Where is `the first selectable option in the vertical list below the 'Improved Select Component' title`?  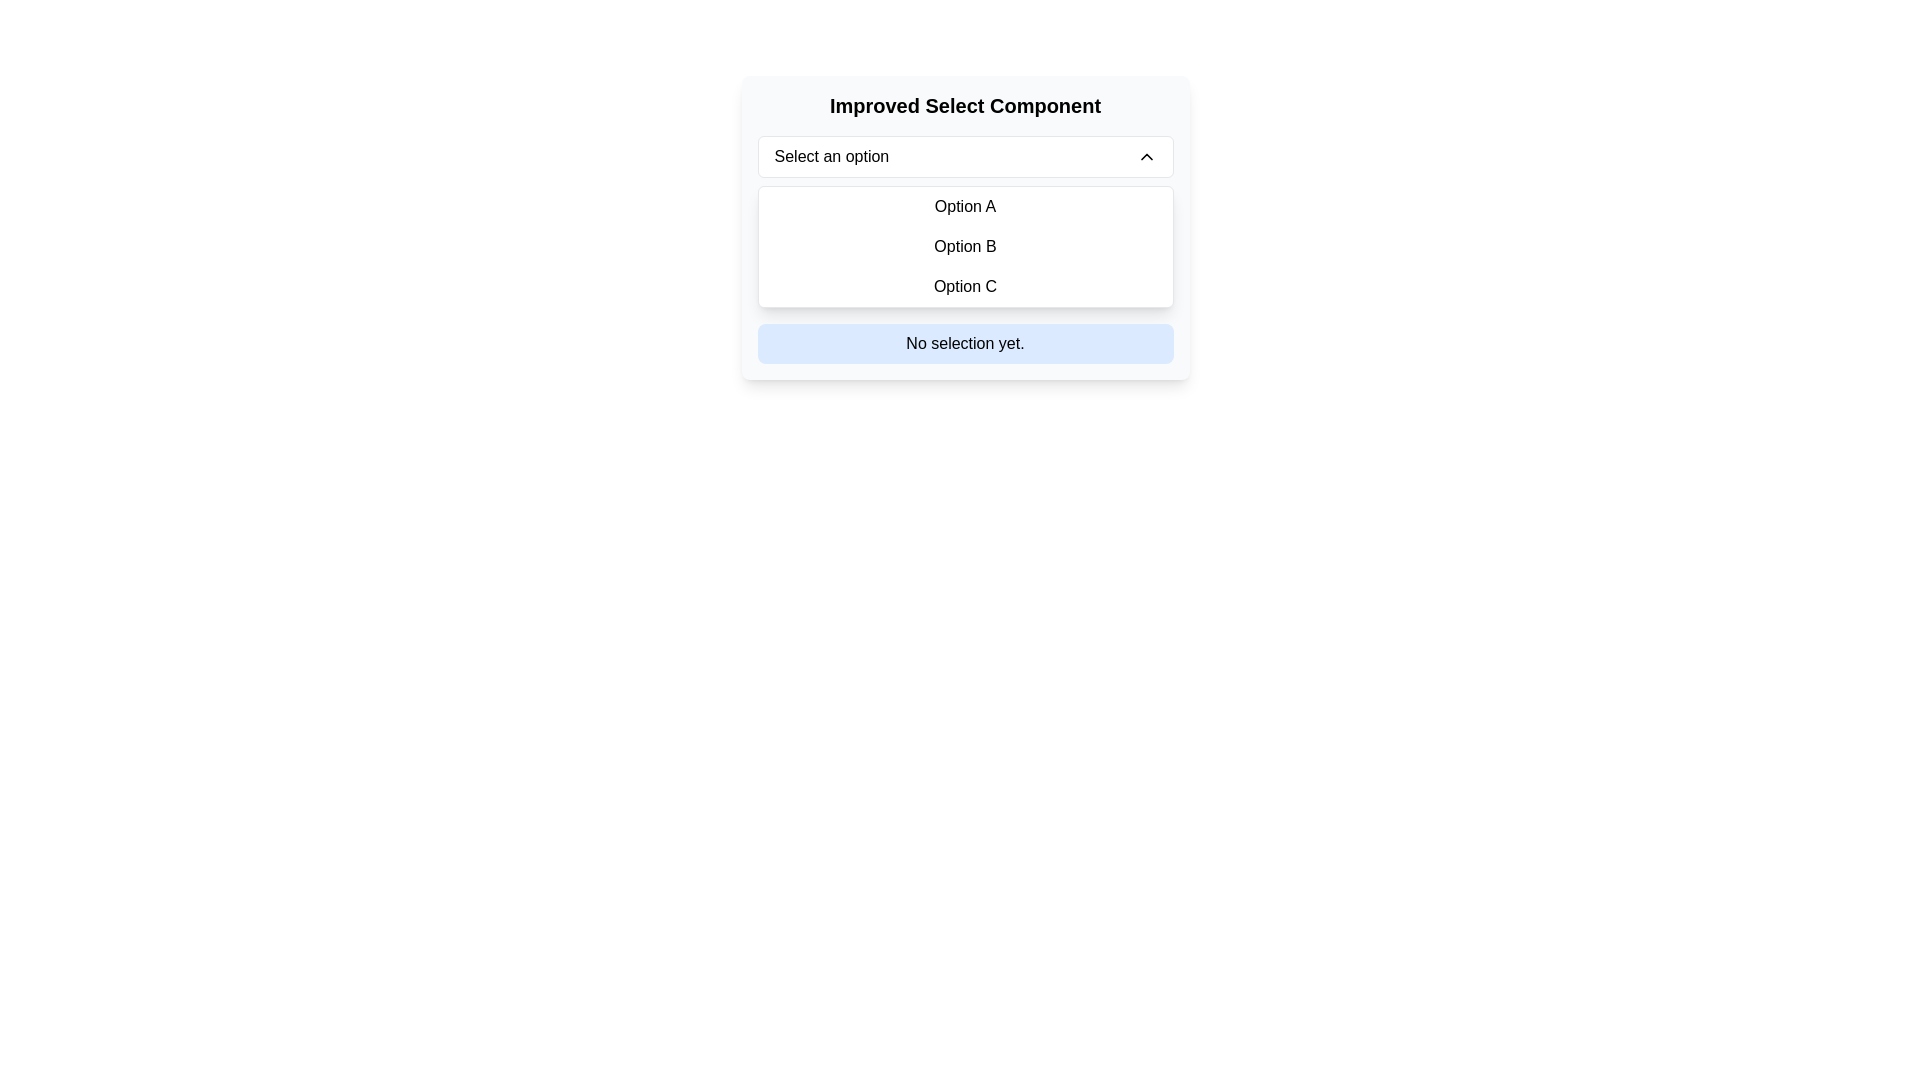 the first selectable option in the vertical list below the 'Improved Select Component' title is located at coordinates (965, 207).